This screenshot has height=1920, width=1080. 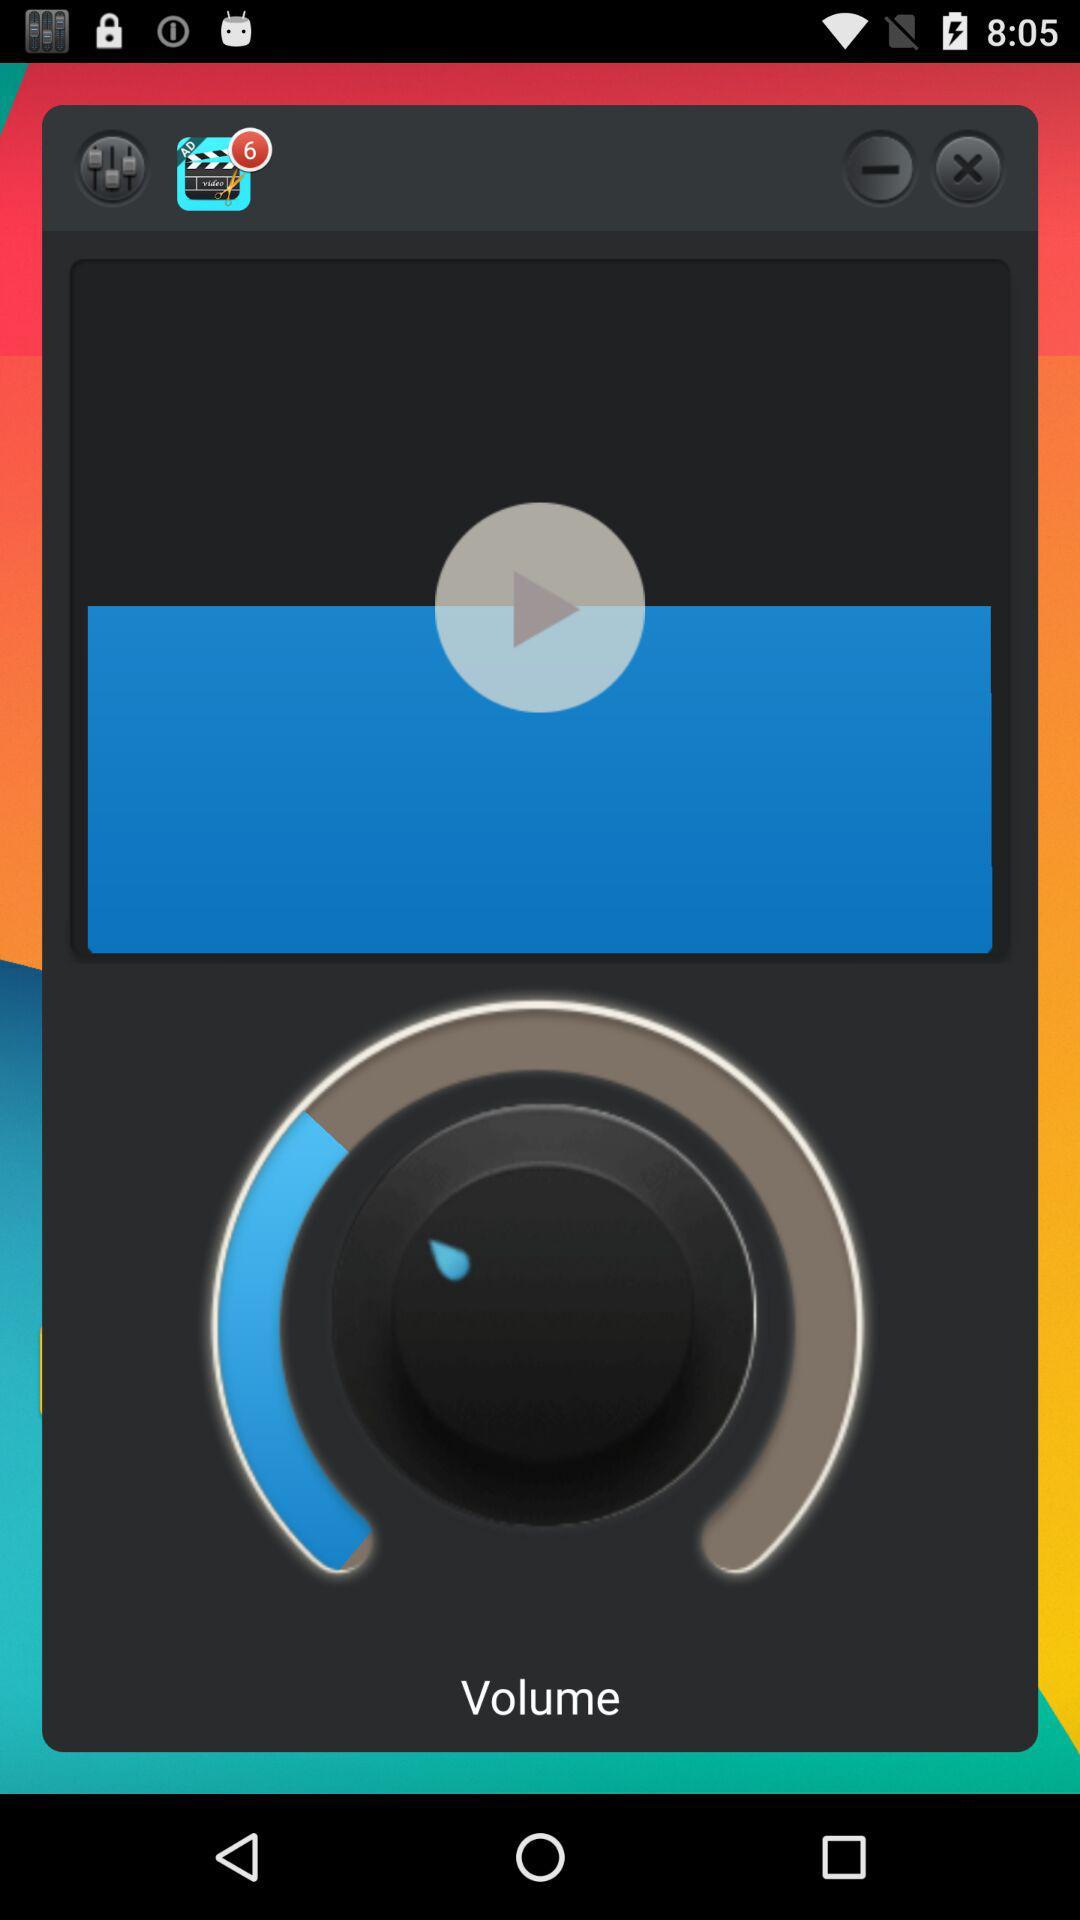 I want to click on the sliders icon, so click(x=112, y=179).